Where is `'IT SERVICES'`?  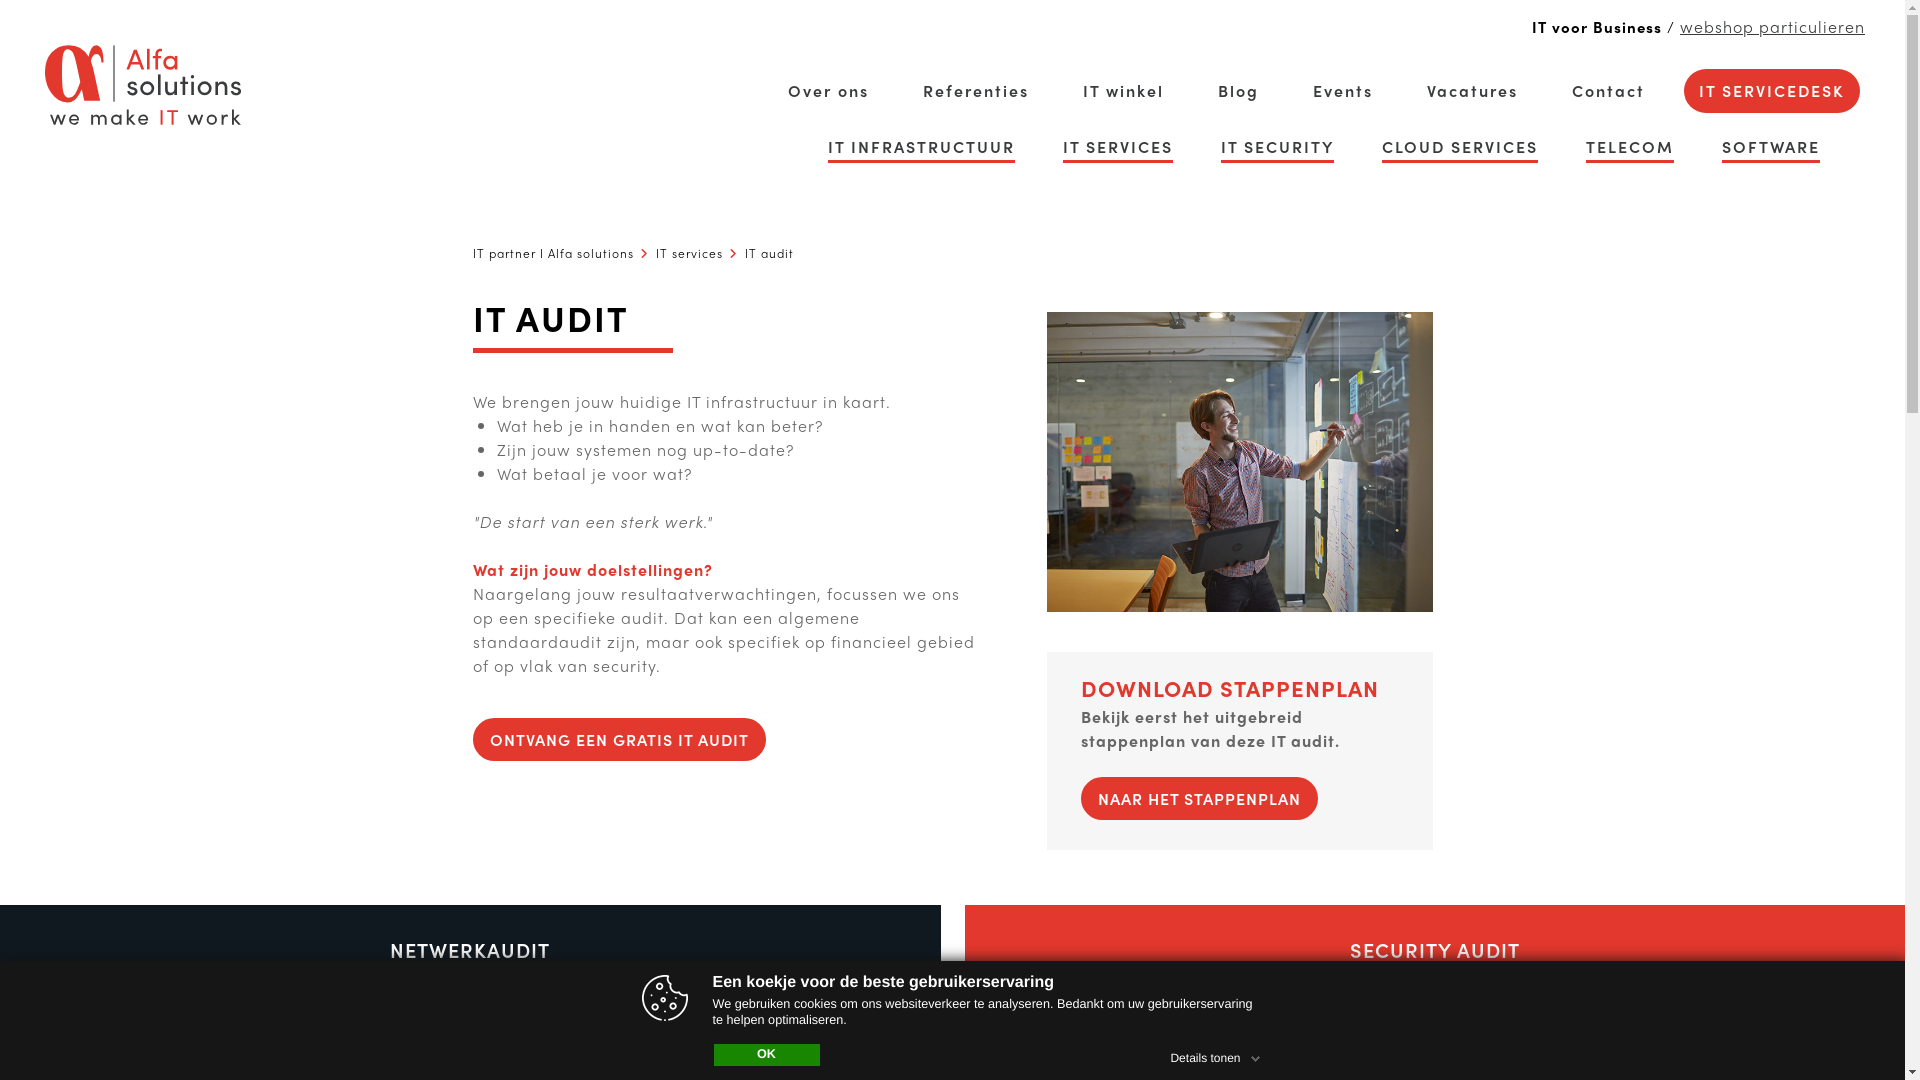
'IT SERVICES' is located at coordinates (1117, 145).